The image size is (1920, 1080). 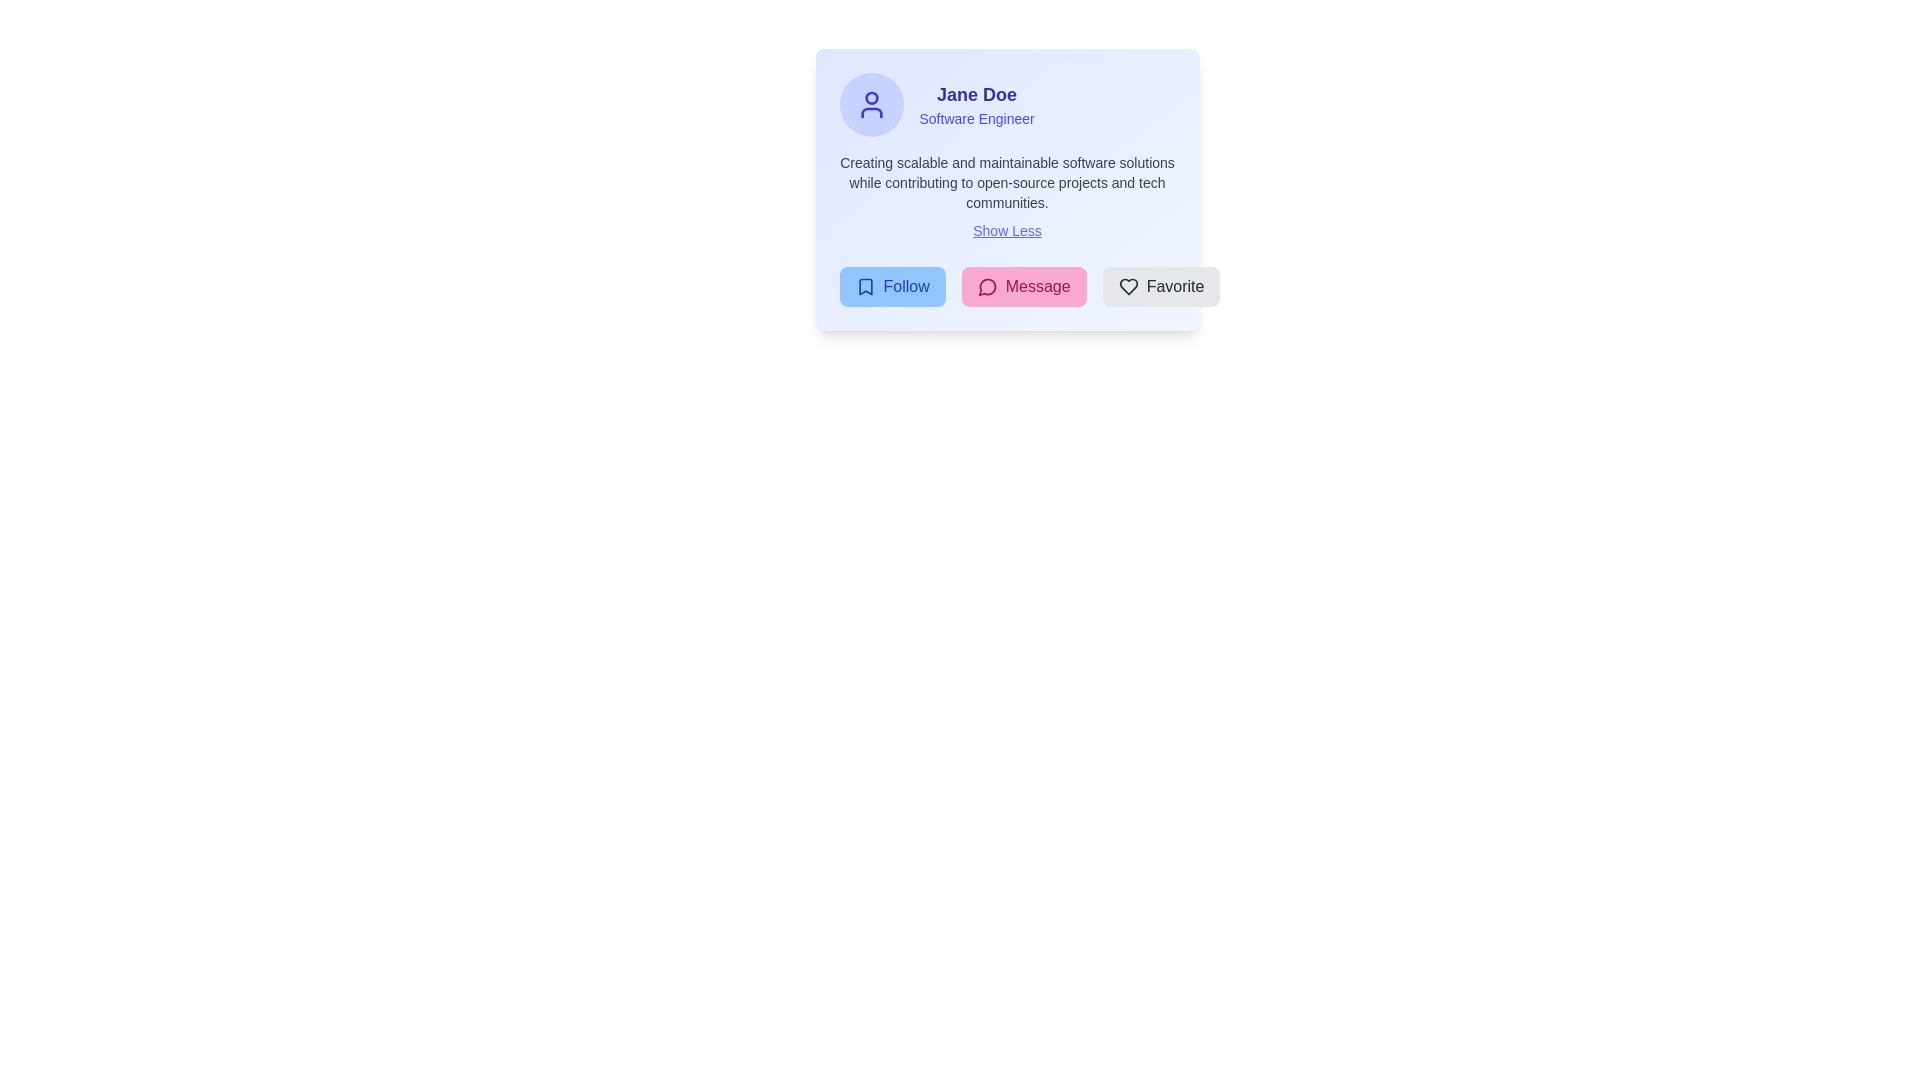 What do you see at coordinates (1024, 286) in the screenshot?
I see `the messaging button, which is the second button in a row of three` at bounding box center [1024, 286].